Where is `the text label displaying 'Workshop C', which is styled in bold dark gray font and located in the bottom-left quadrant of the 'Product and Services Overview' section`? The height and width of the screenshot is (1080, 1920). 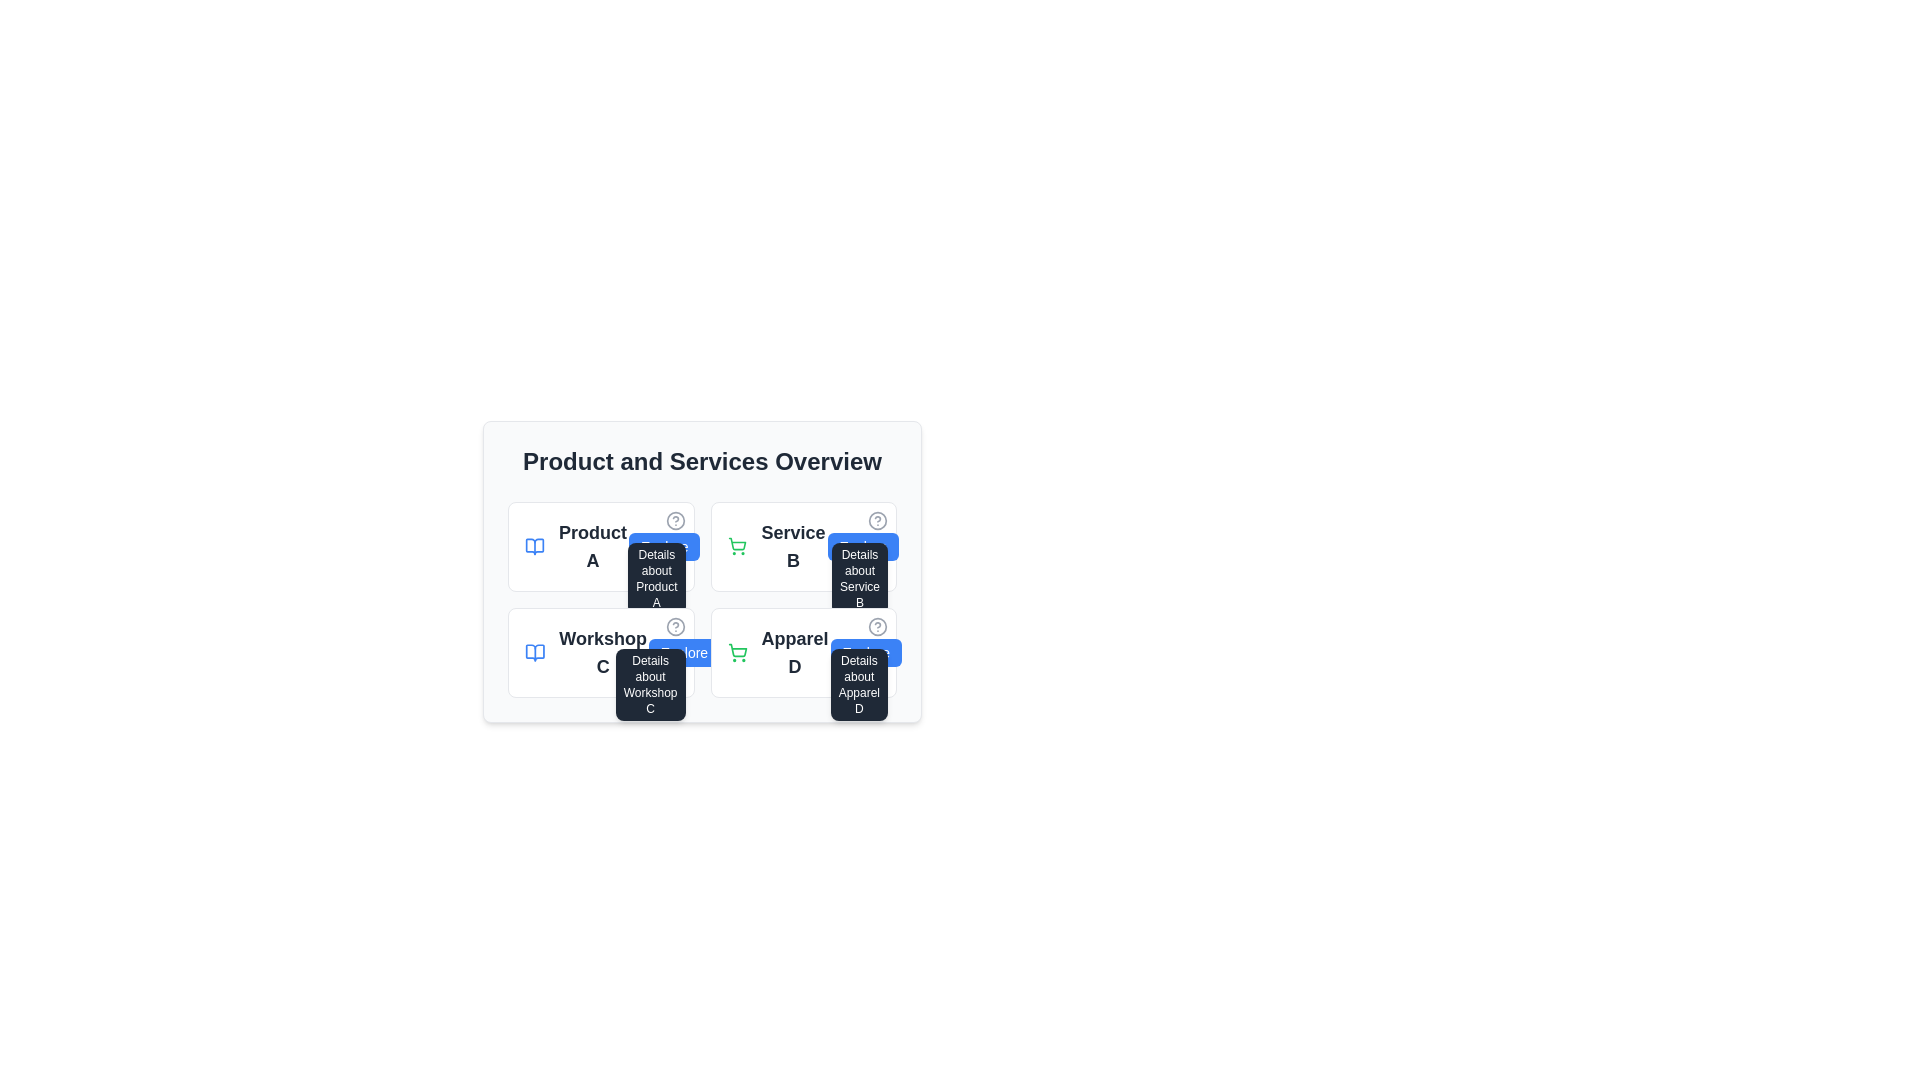
the text label displaying 'Workshop C', which is styled in bold dark gray font and located in the bottom-left quadrant of the 'Product and Services Overview' section is located at coordinates (602, 652).